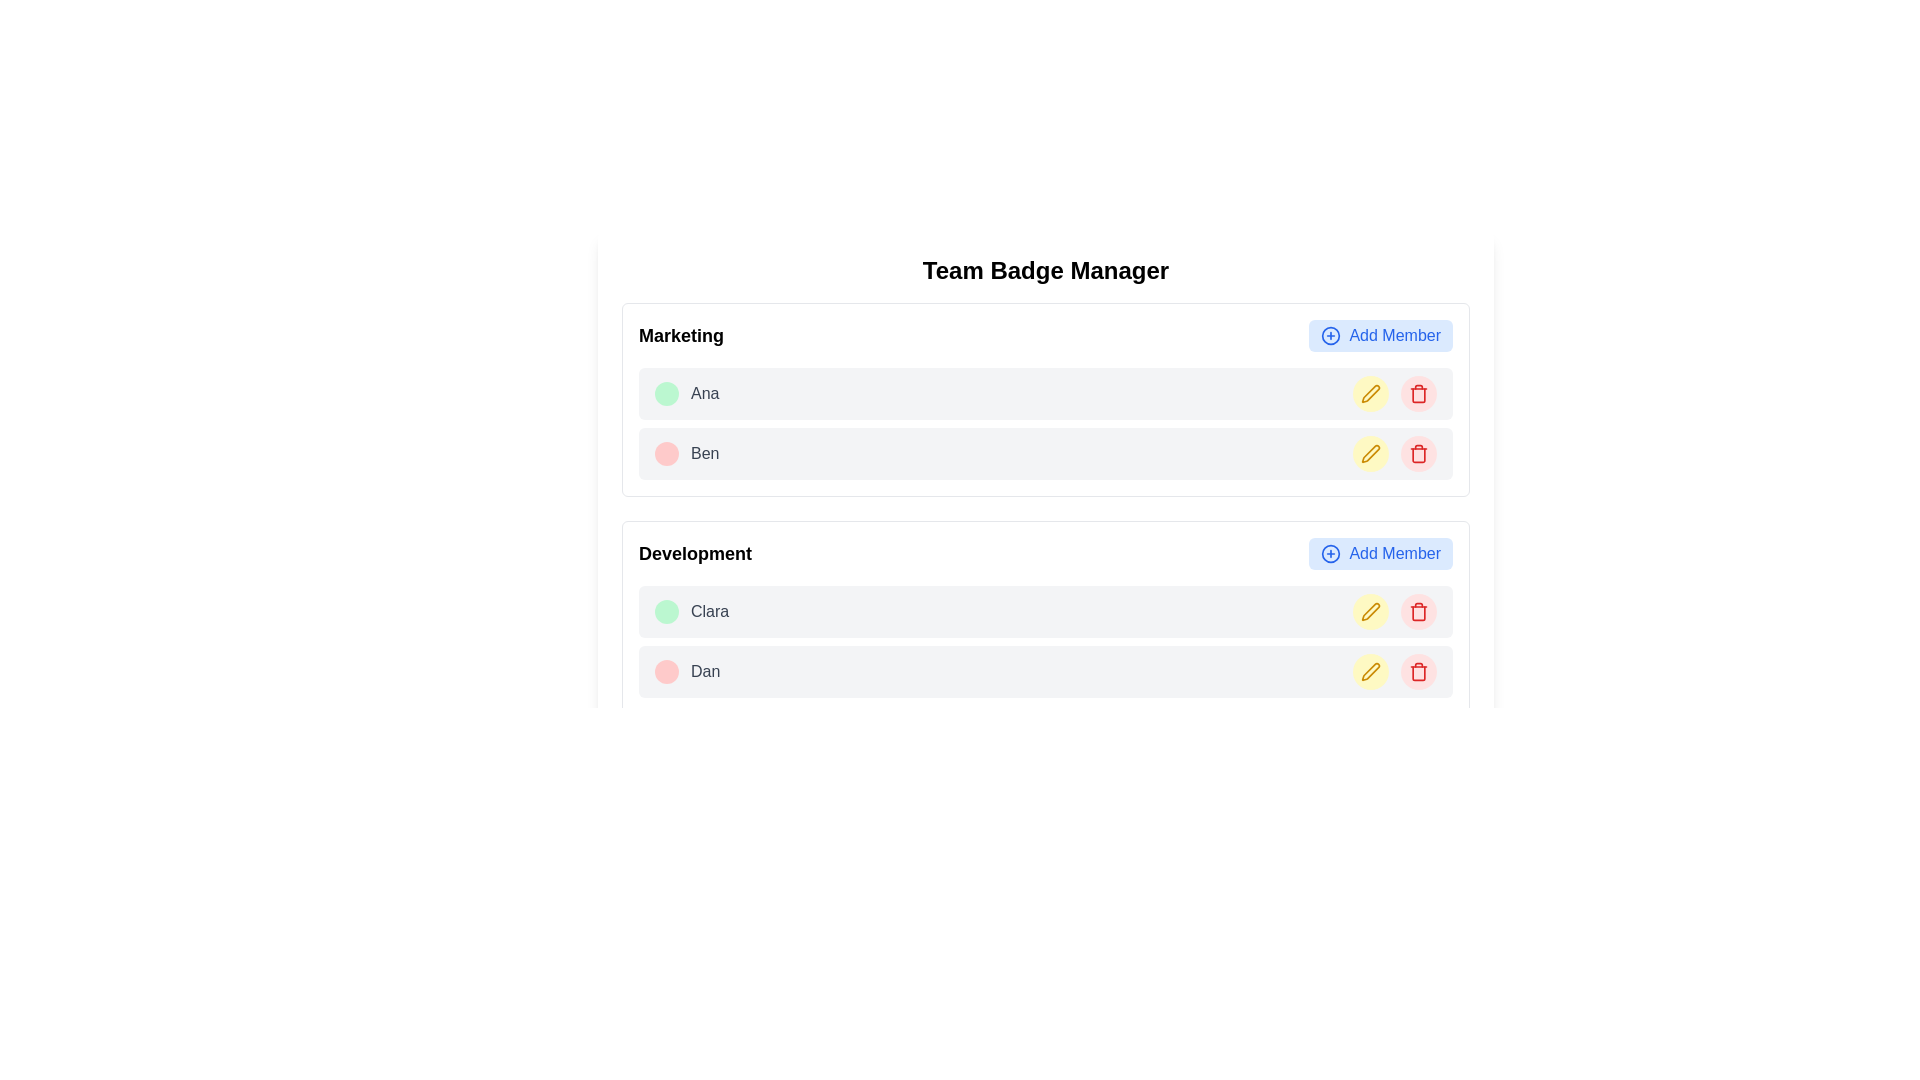 The image size is (1920, 1080). I want to click on text content of the second text label adjacent to the green badge labeled 'Active' in the 'Development' section of the team management interface, so click(692, 611).